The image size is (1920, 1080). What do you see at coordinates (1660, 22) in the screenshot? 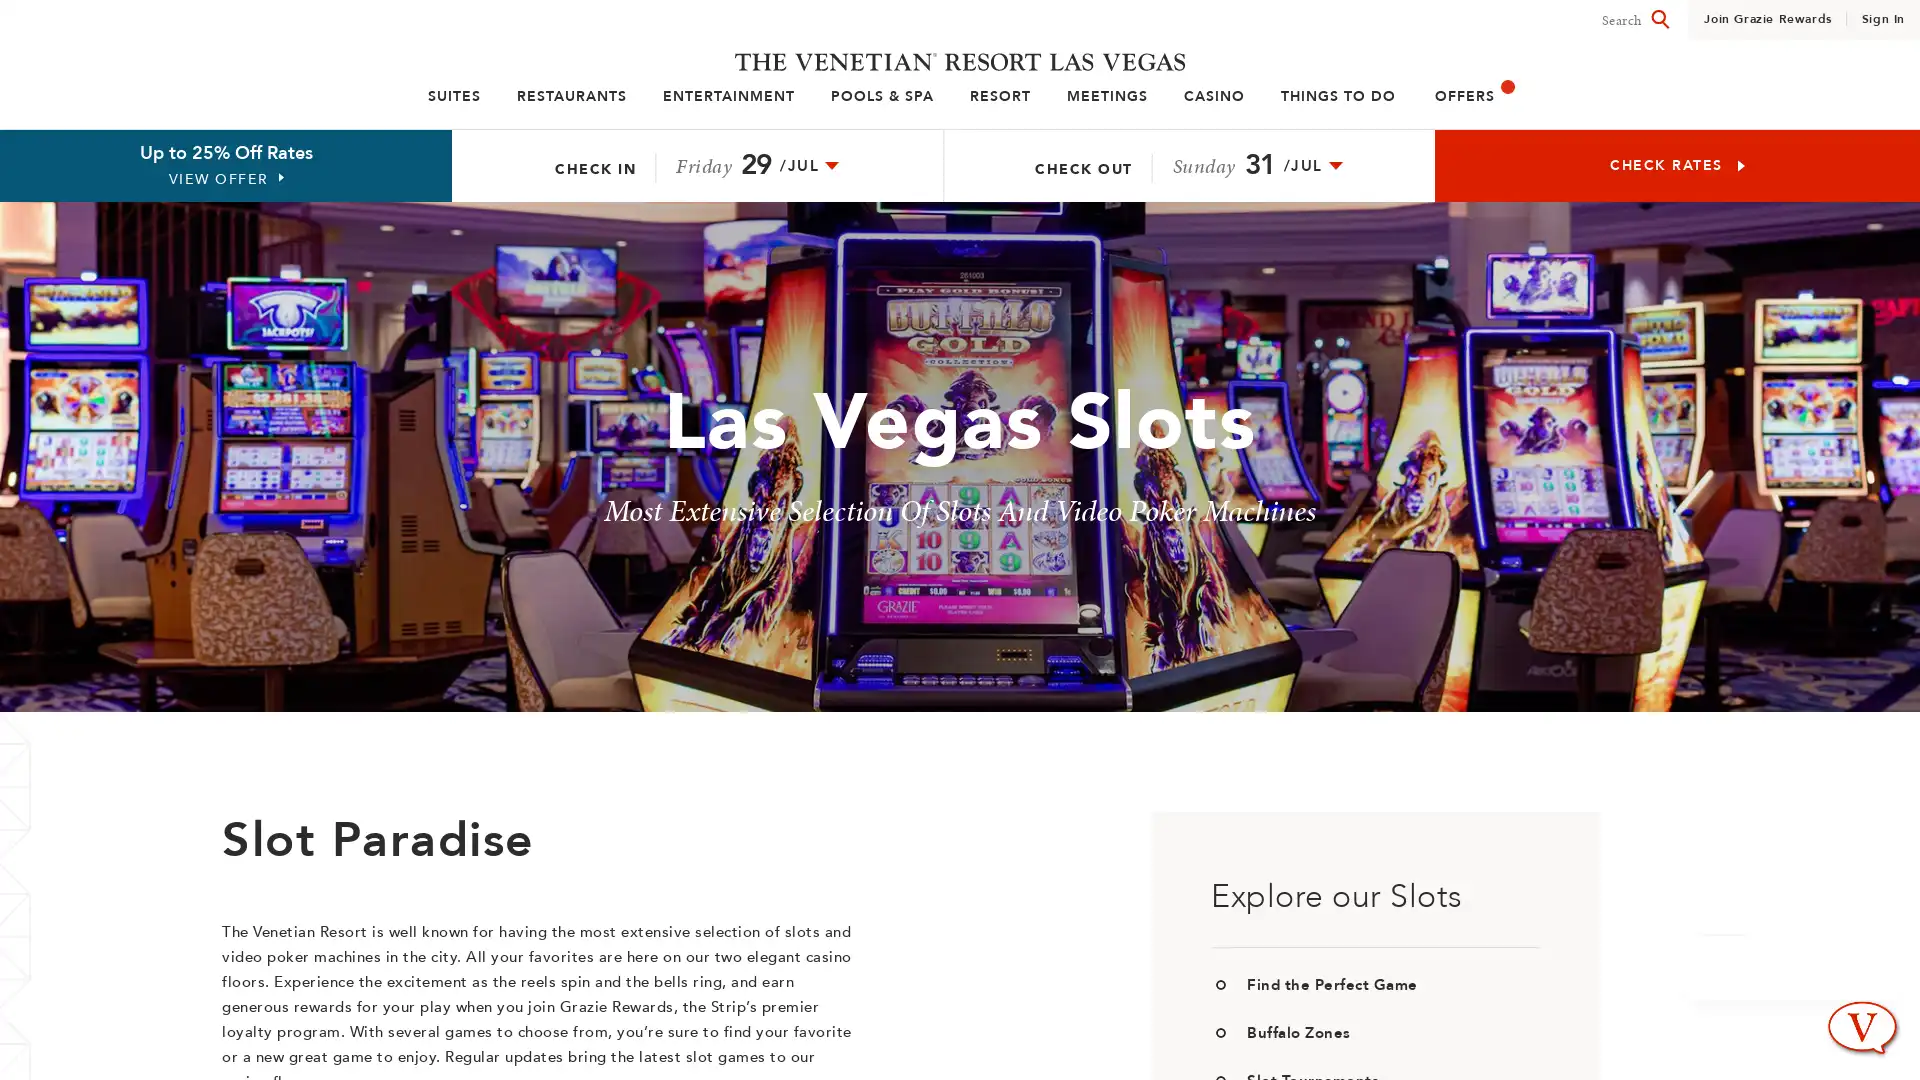
I see `Search` at bounding box center [1660, 22].